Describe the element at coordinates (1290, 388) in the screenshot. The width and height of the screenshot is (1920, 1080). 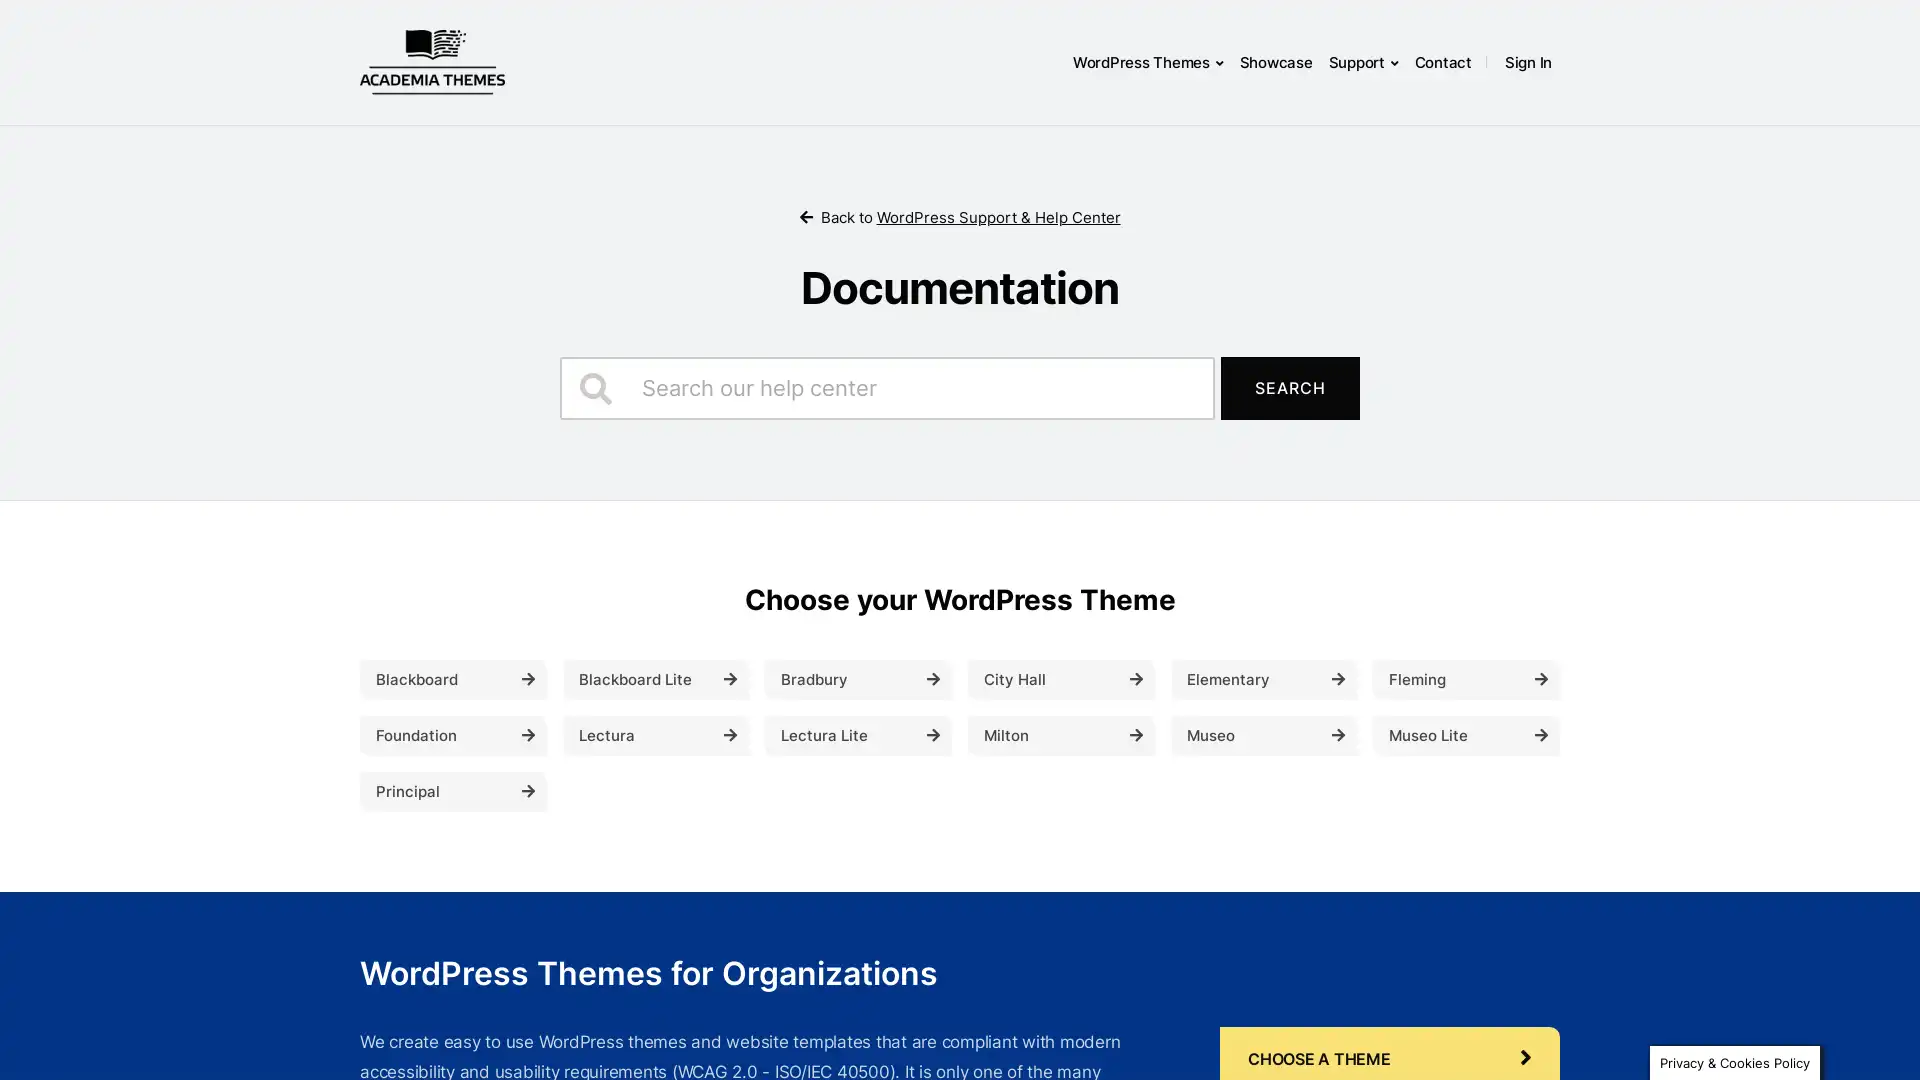
I see `Search` at that location.